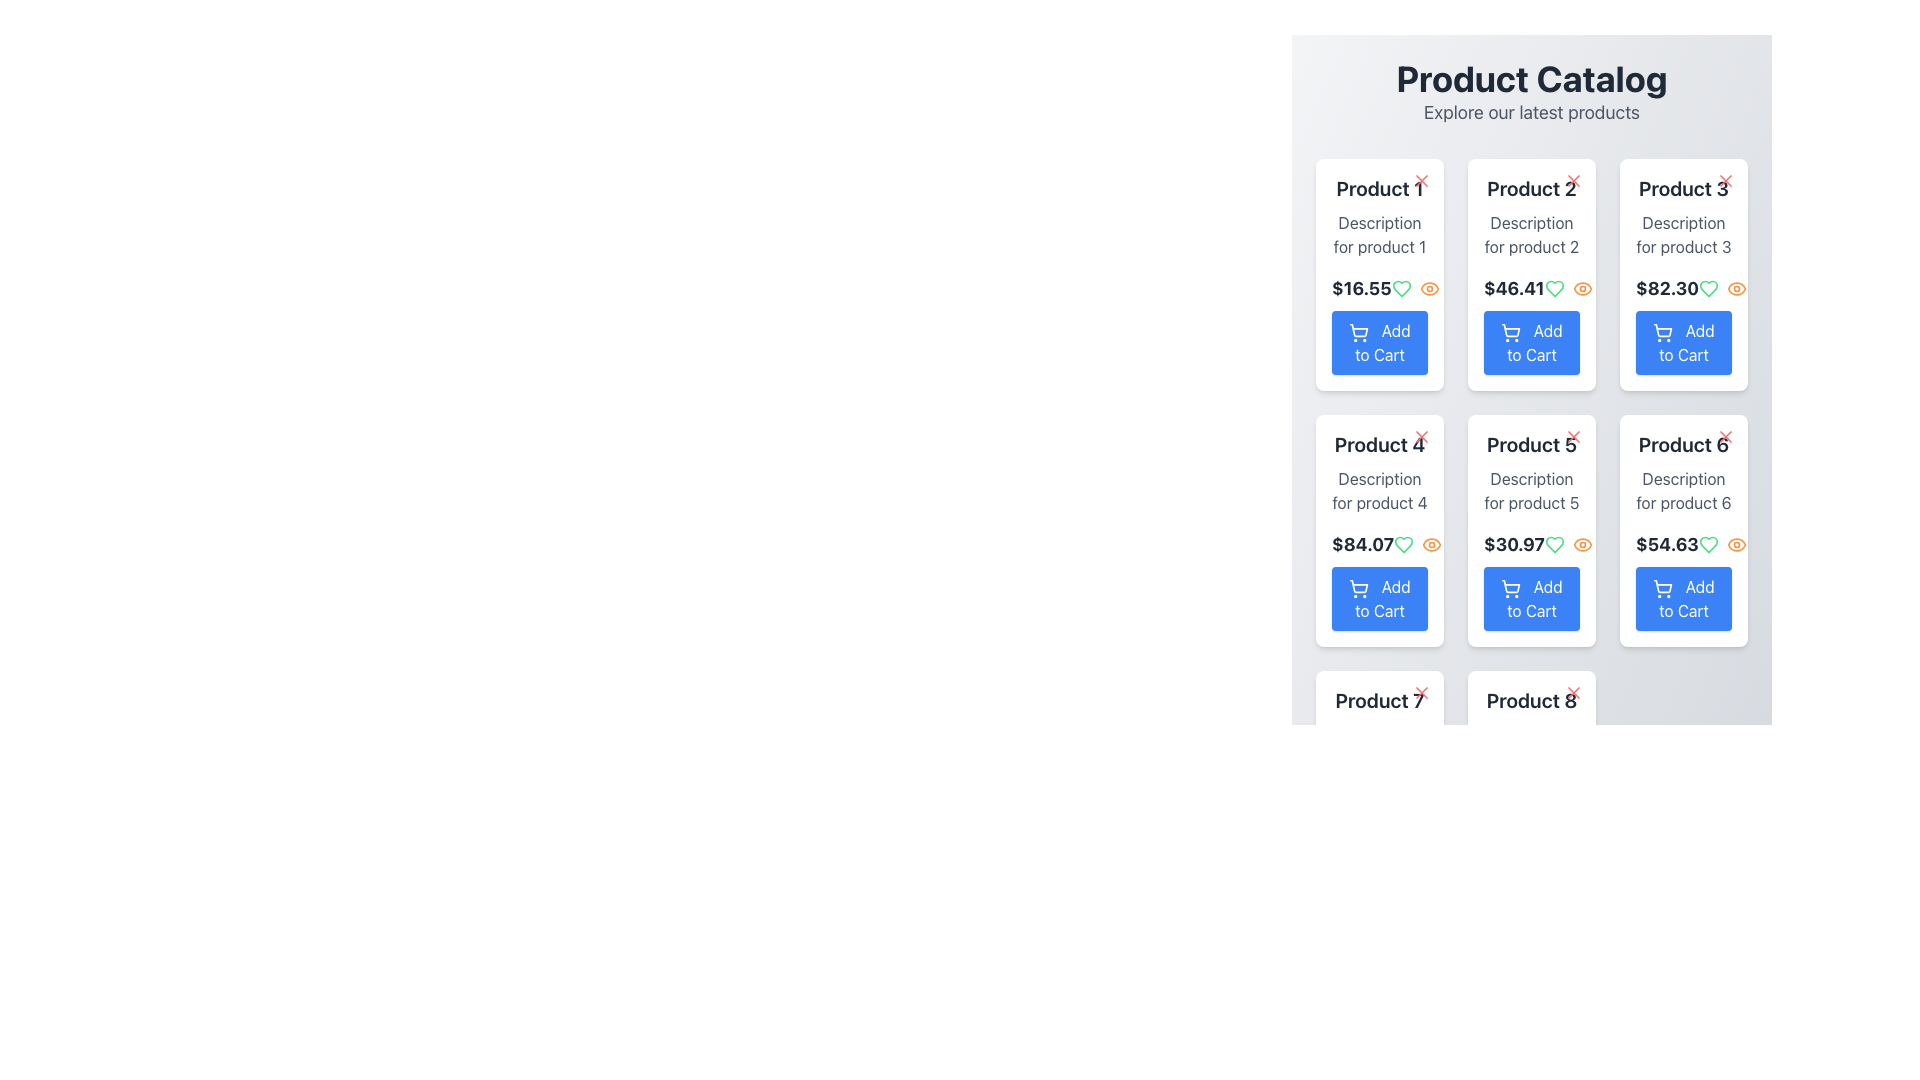  I want to click on the leftmost green heart-shaped icon located to the right of the price label for 'Product 5', so click(1554, 544).